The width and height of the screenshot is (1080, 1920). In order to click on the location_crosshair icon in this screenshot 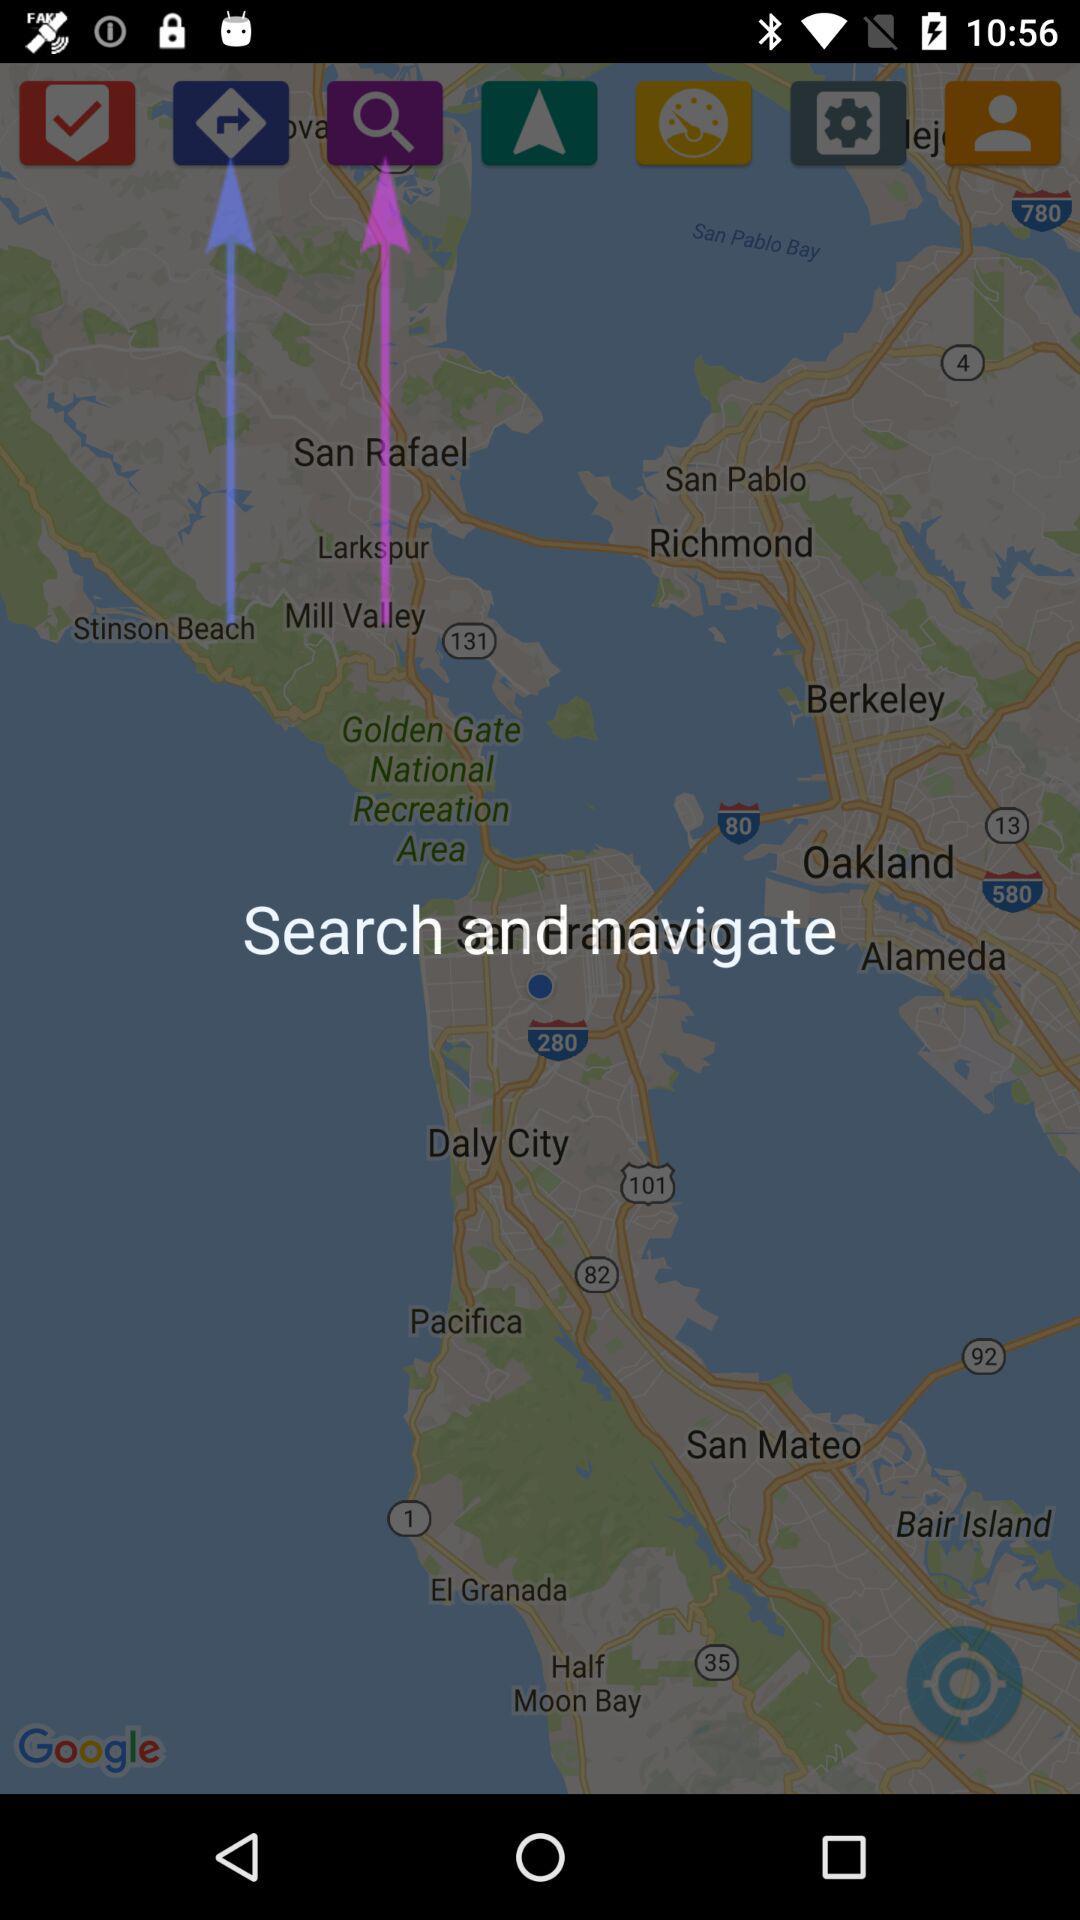, I will do `click(963, 1693)`.